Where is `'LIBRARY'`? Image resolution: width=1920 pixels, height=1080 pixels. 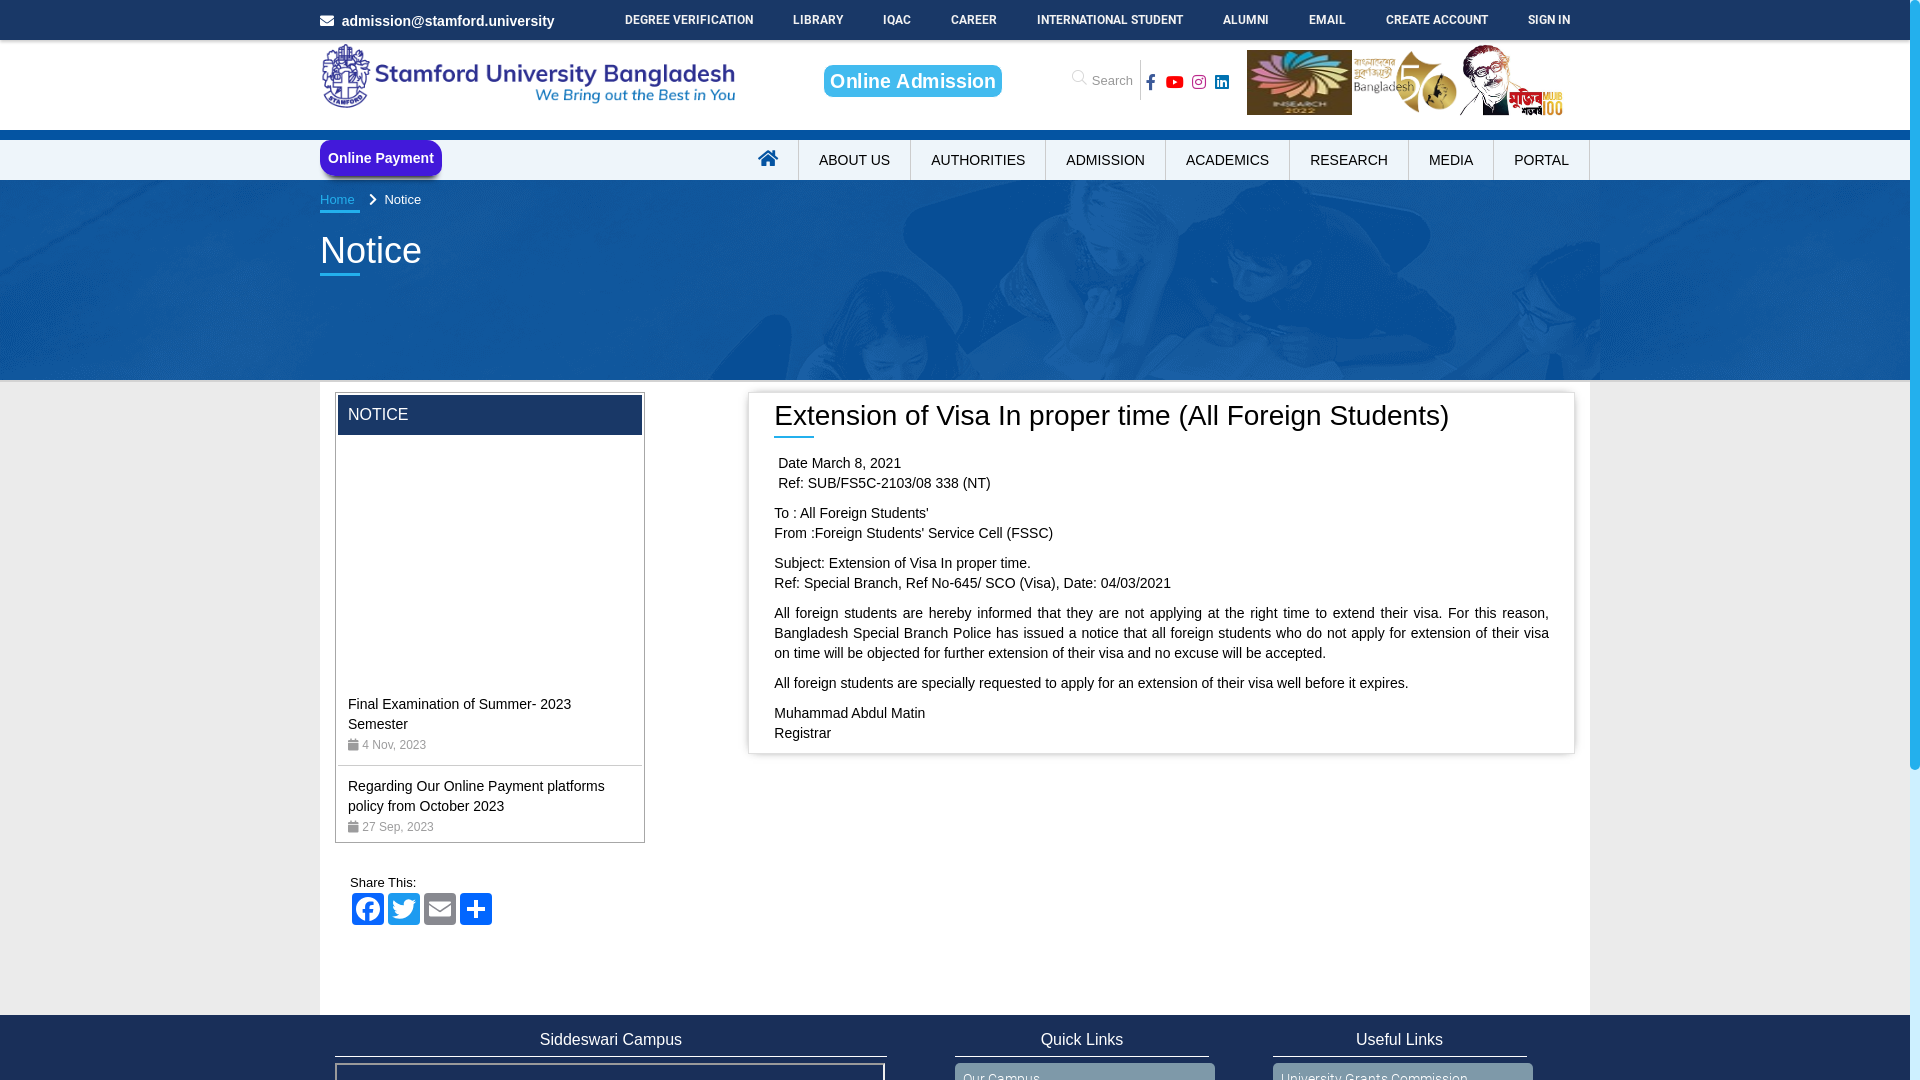 'LIBRARY' is located at coordinates (817, 19).